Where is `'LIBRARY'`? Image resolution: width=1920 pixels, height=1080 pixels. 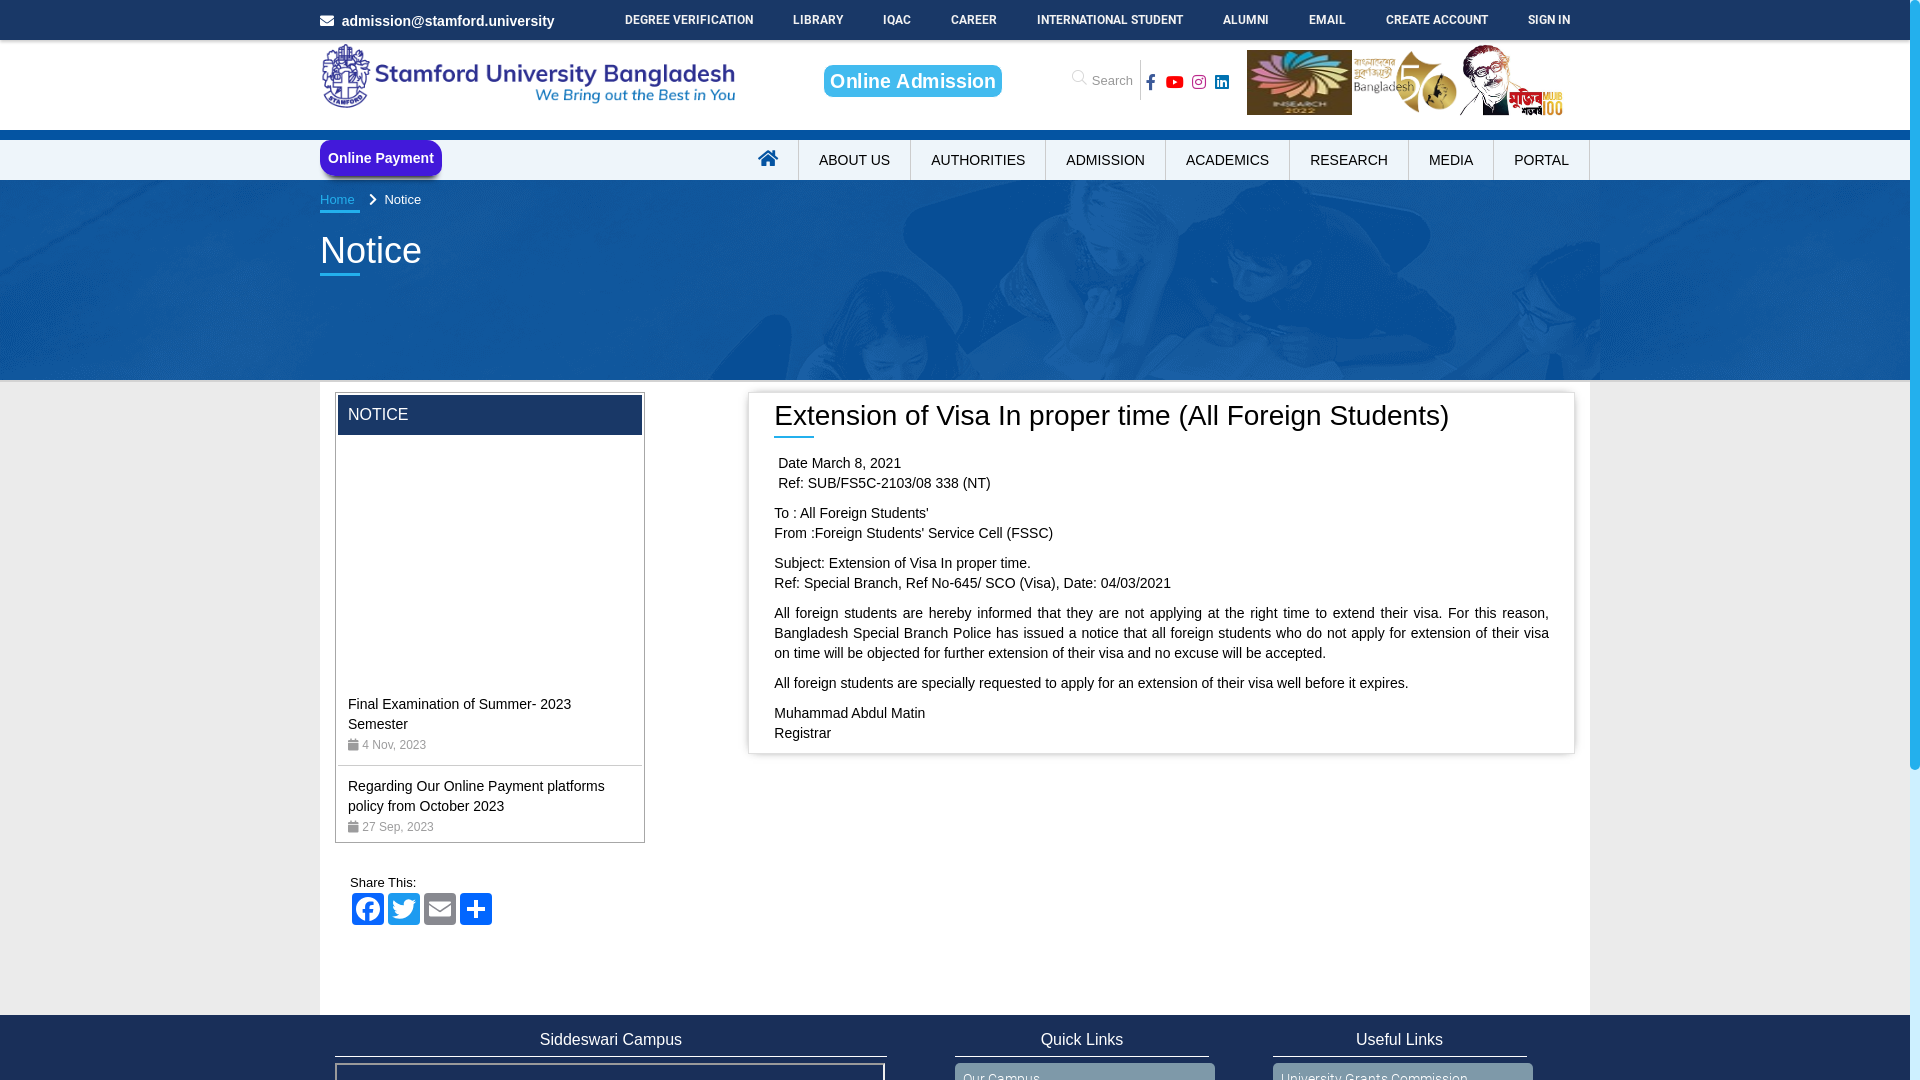 'LIBRARY' is located at coordinates (817, 19).